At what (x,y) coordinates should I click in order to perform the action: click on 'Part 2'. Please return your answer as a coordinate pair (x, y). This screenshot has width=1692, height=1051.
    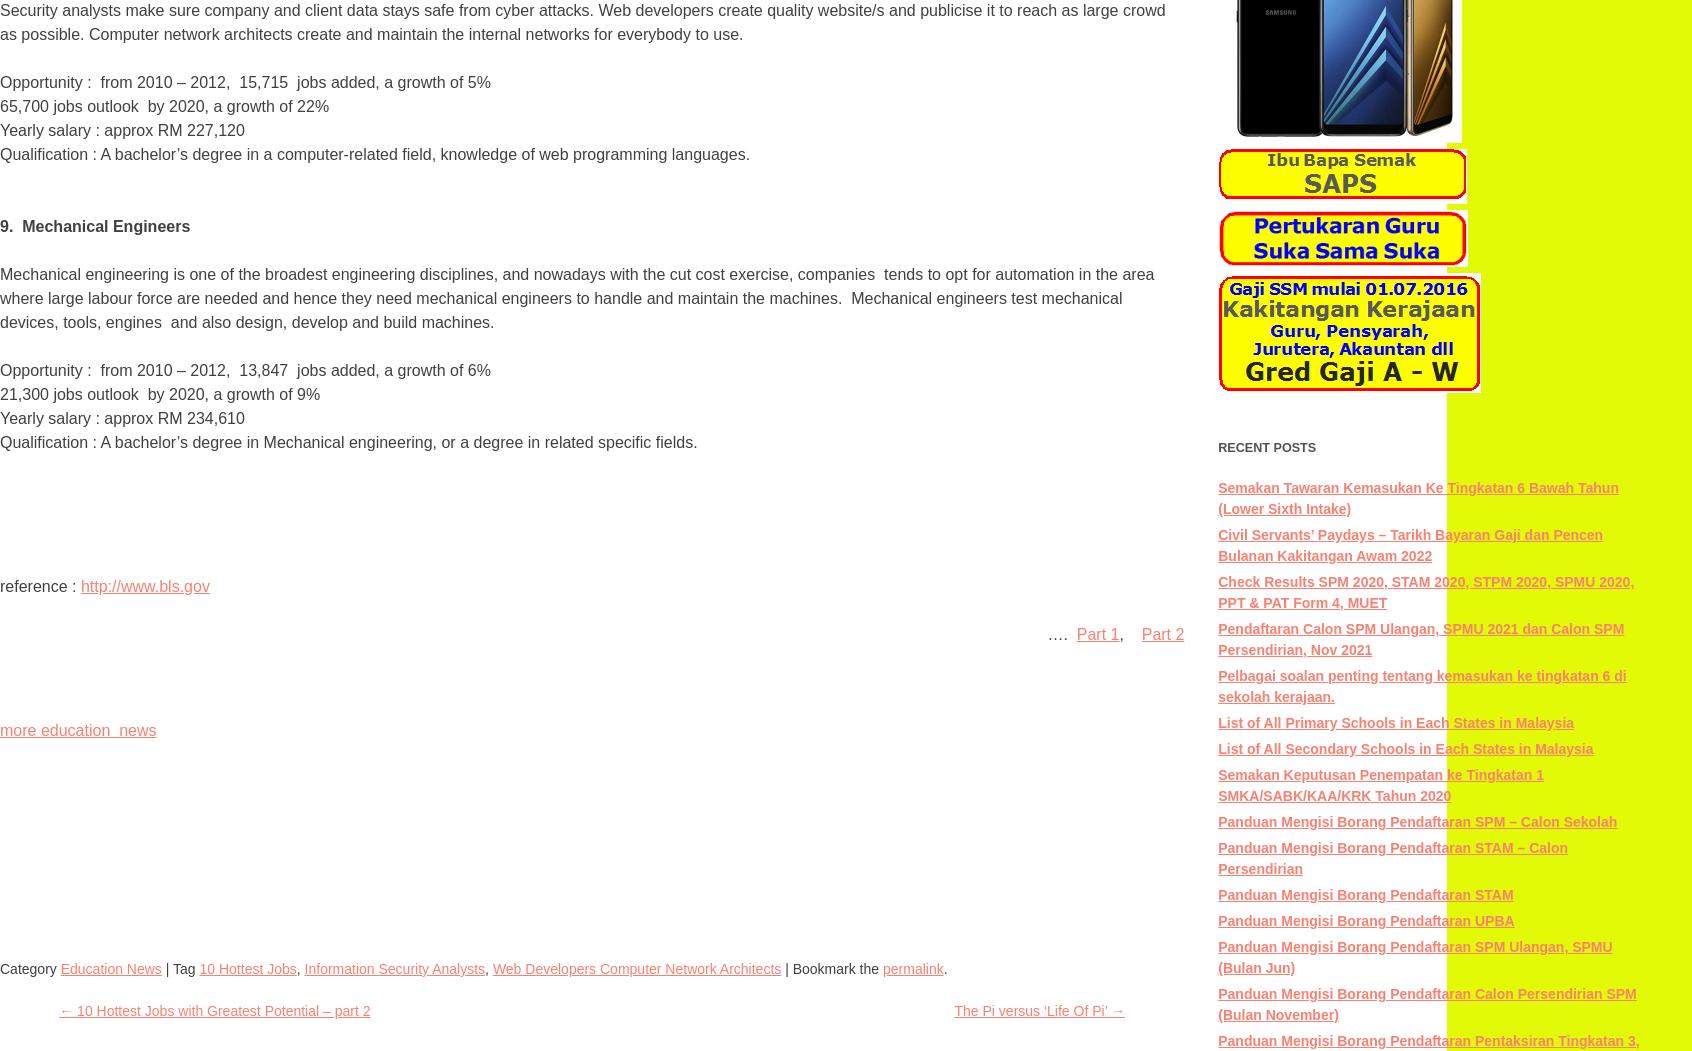
    Looking at the image, I should click on (1139, 633).